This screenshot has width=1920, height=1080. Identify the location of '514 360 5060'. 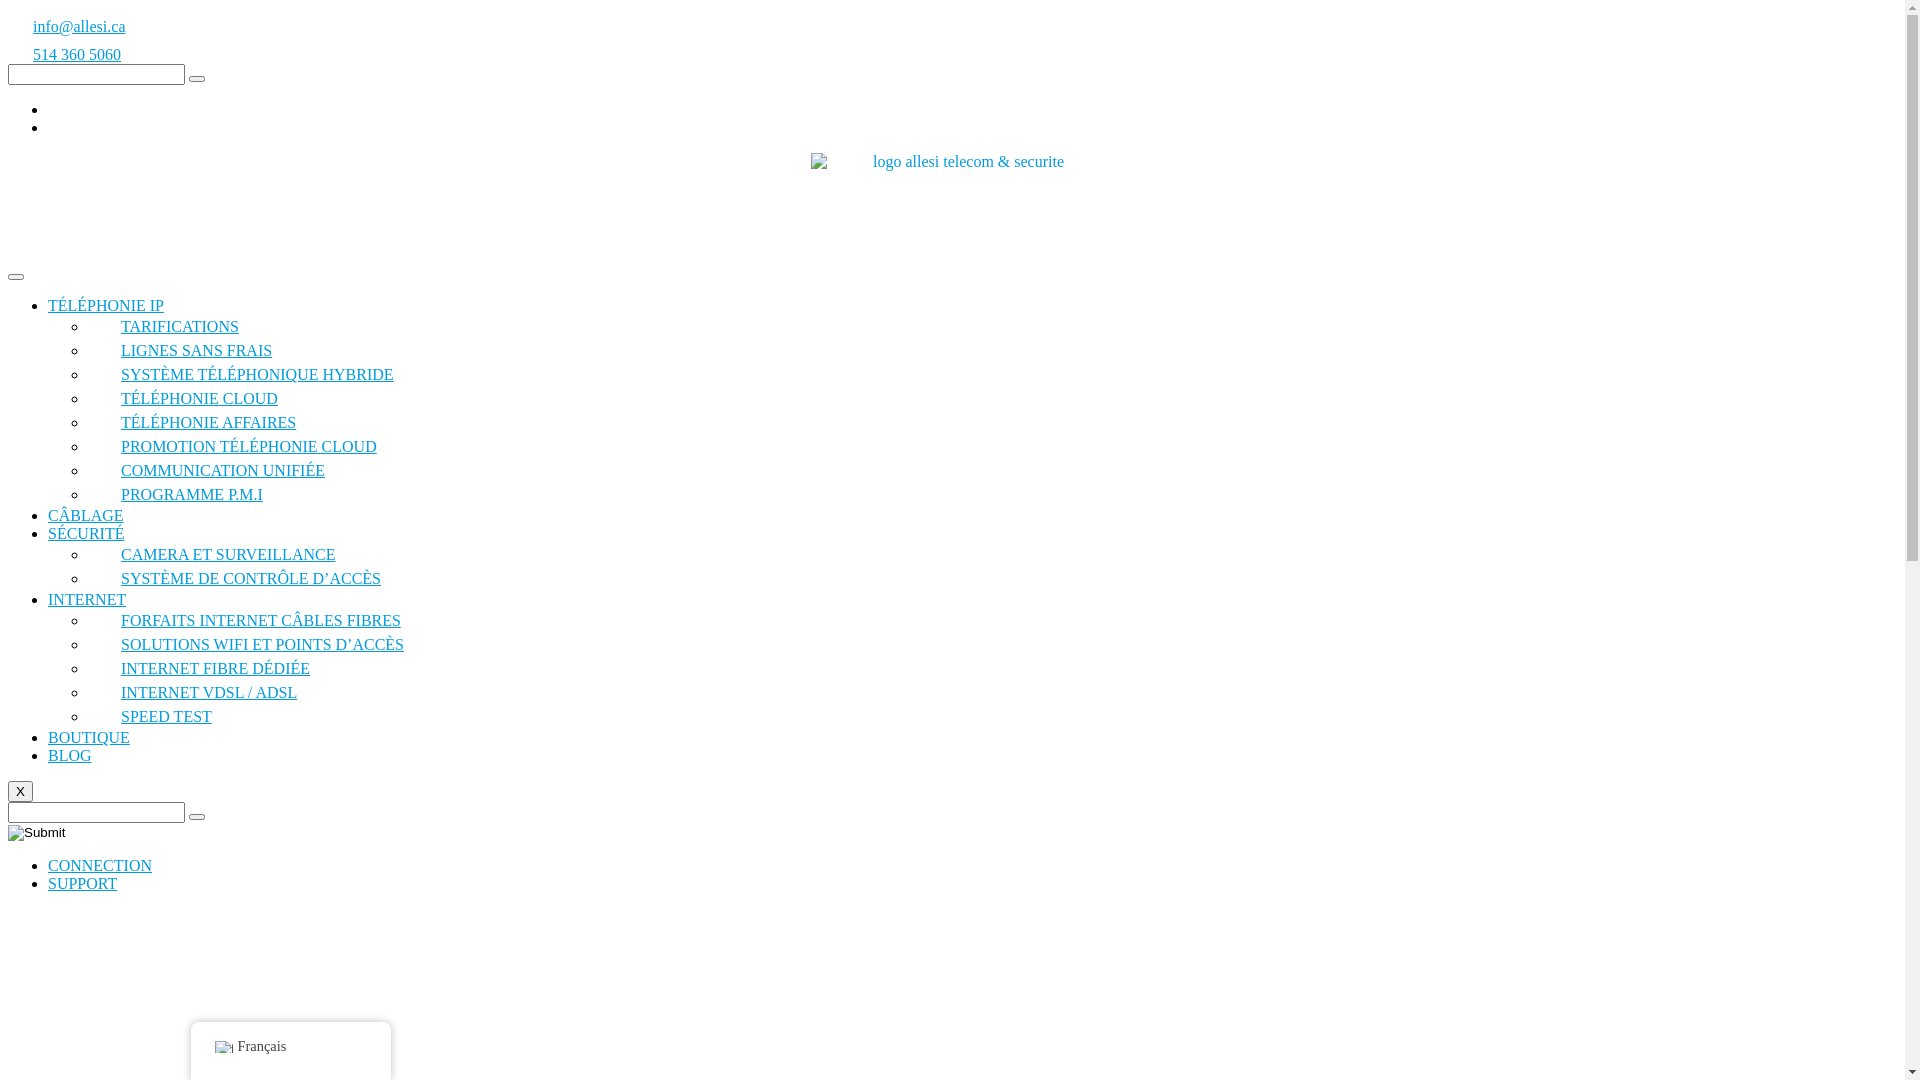
(960, 49).